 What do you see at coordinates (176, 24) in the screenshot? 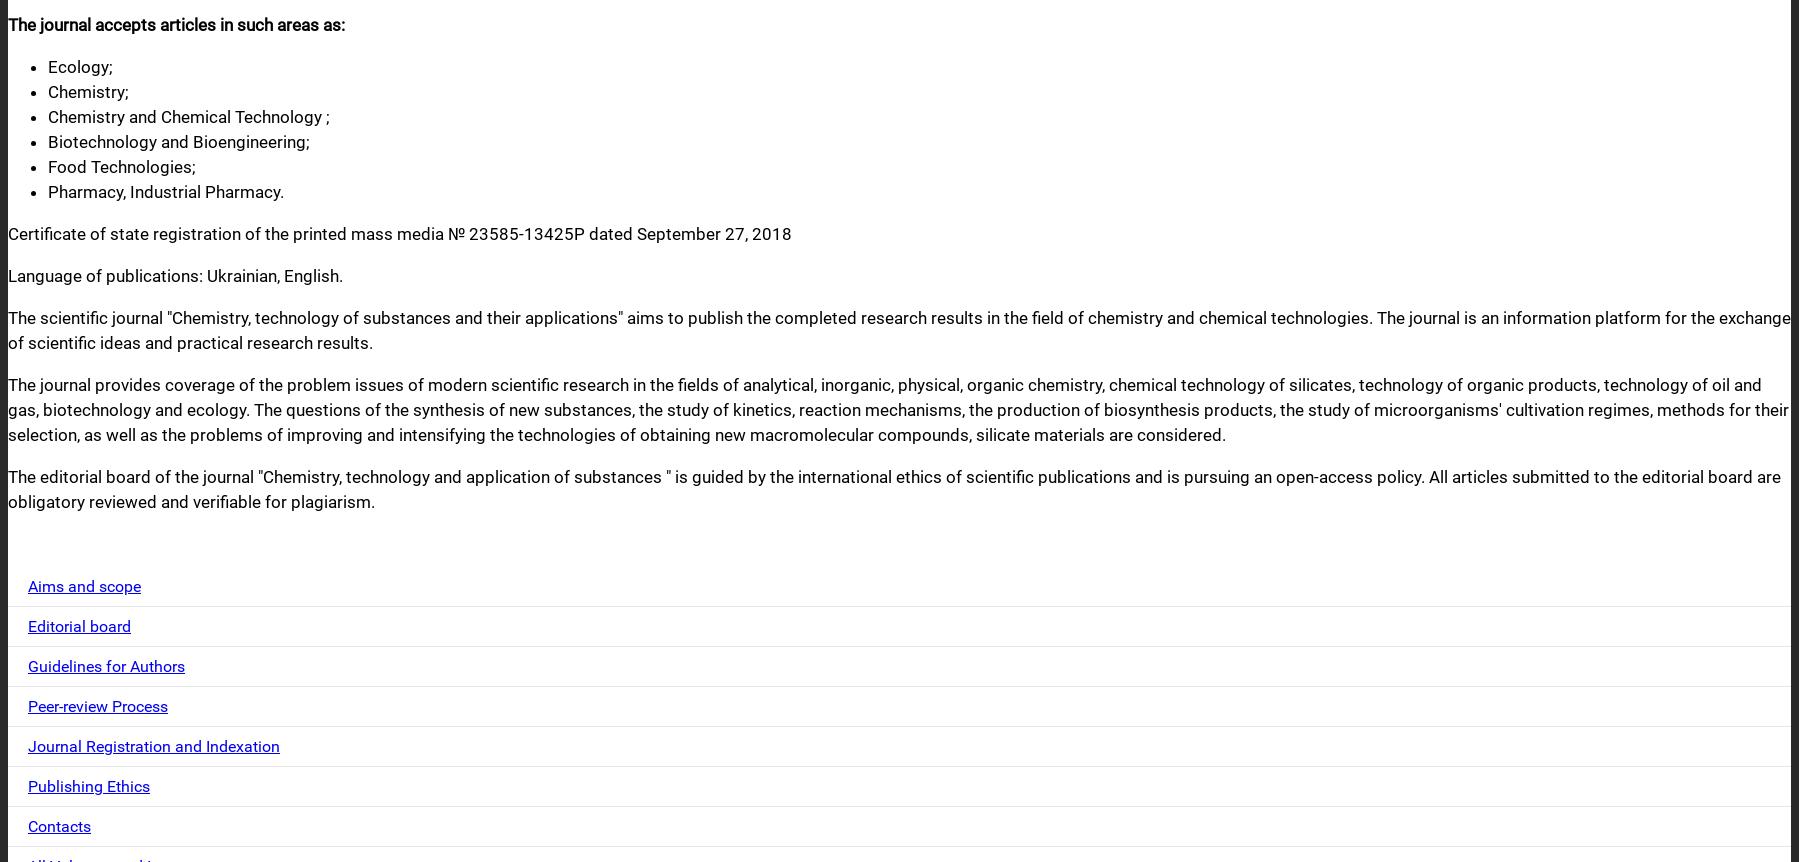
I see `'The journal accepts articles in such areas as:'` at bounding box center [176, 24].